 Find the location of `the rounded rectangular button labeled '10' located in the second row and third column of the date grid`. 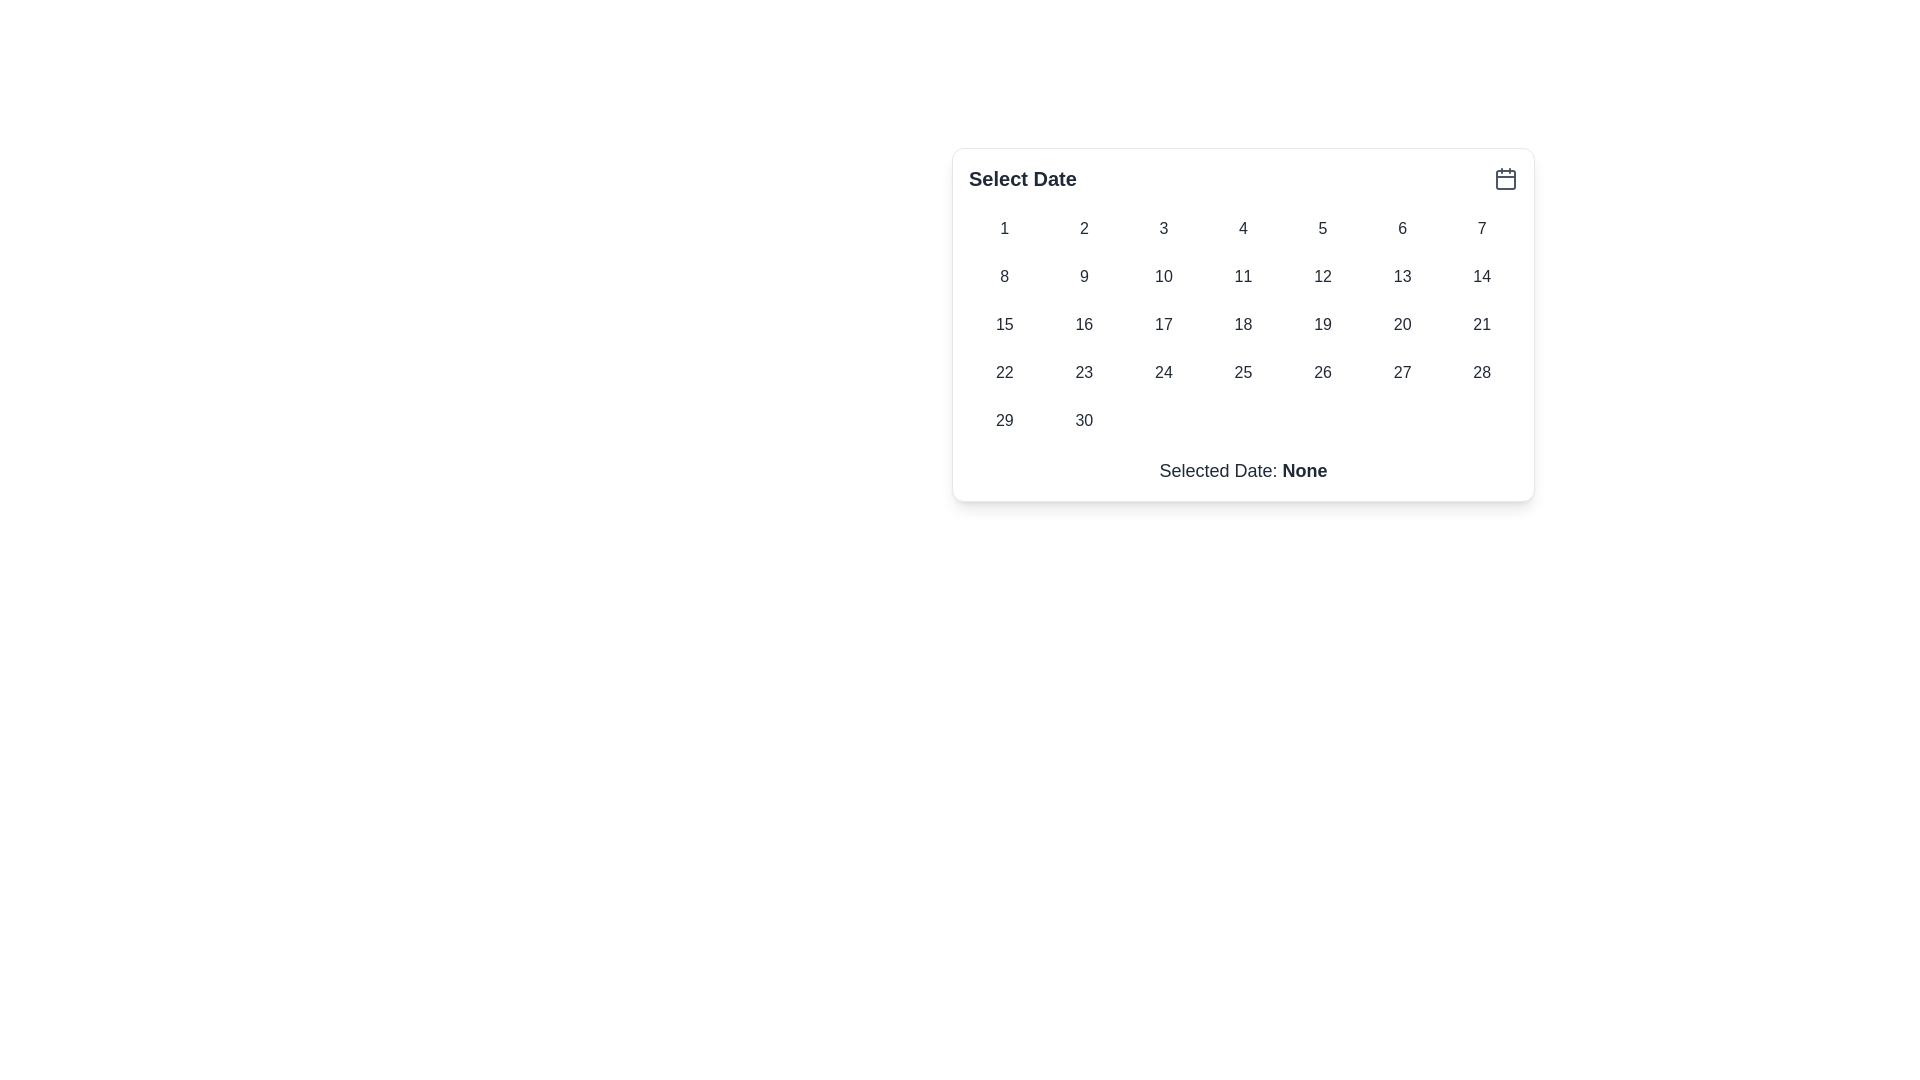

the rounded rectangular button labeled '10' located in the second row and third column of the date grid is located at coordinates (1163, 277).